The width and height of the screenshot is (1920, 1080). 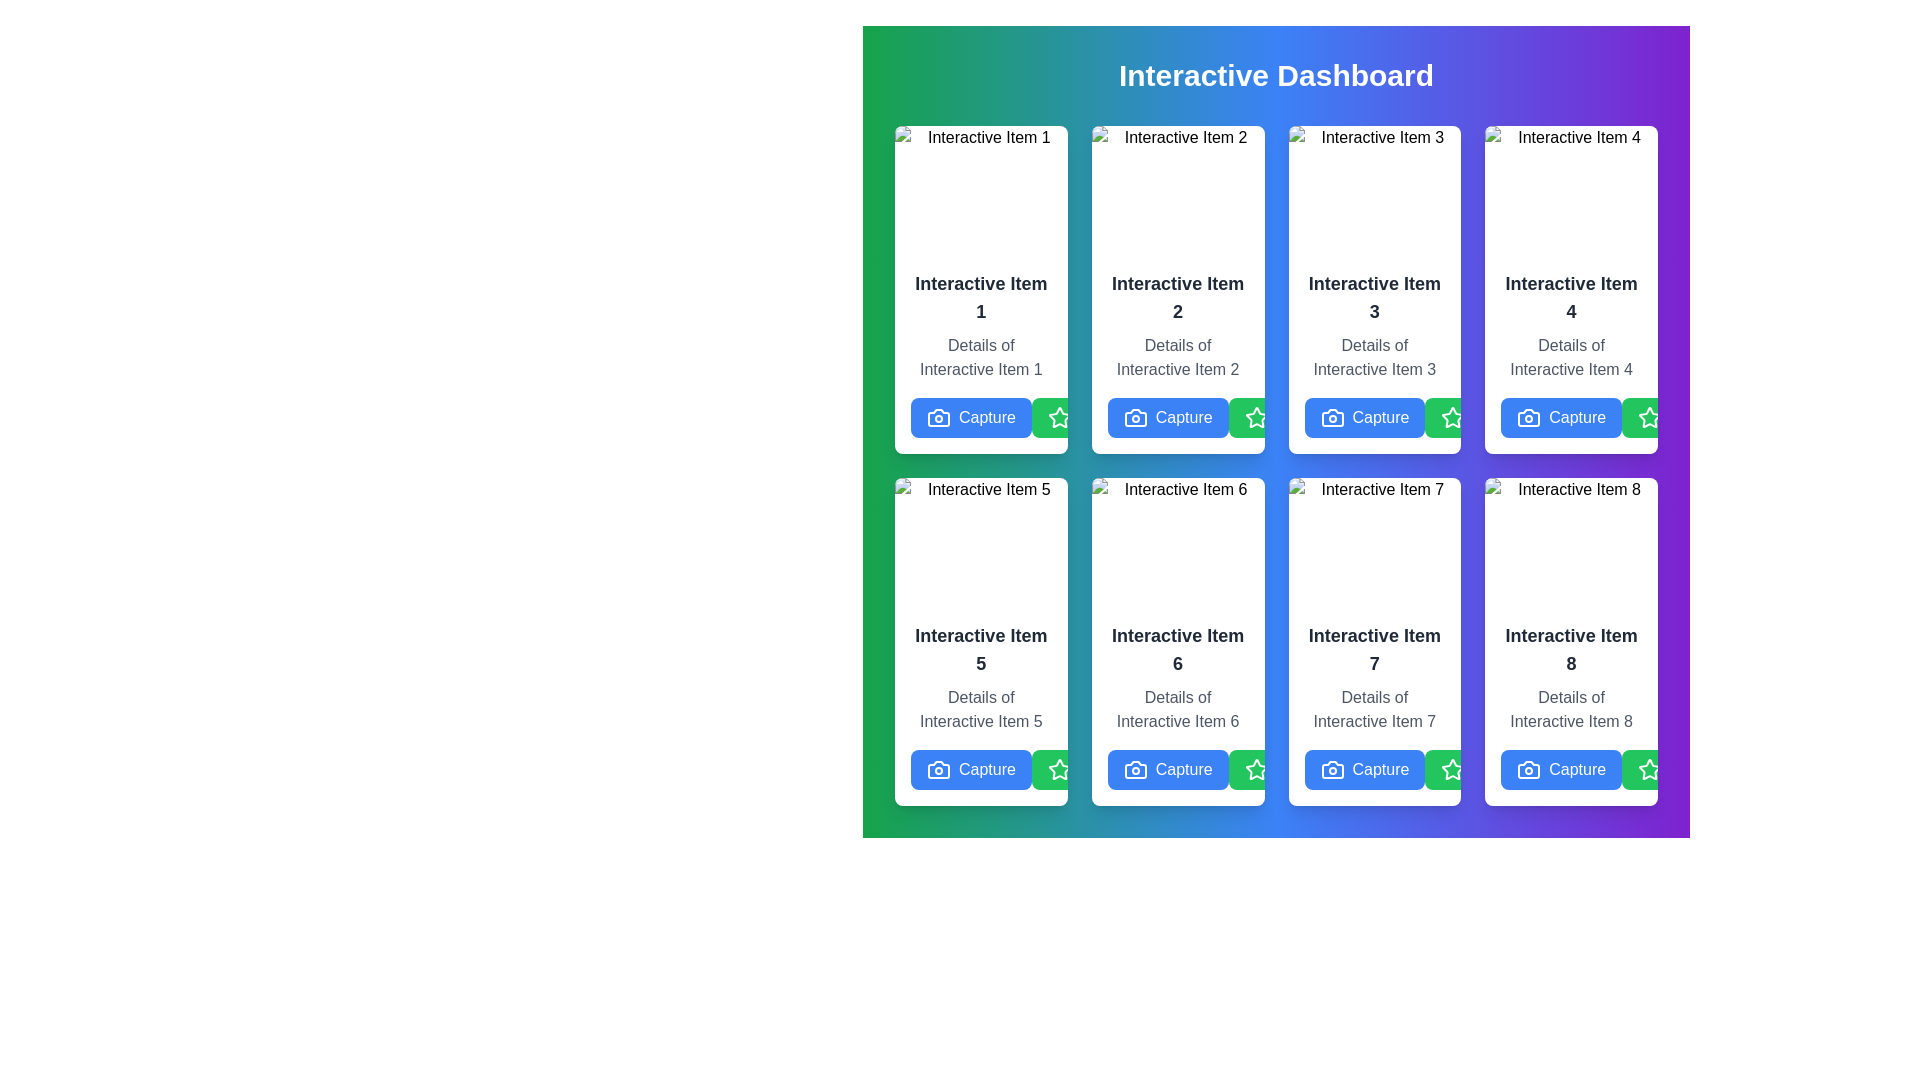 What do you see at coordinates (1570, 297) in the screenshot?
I see `the text label titled 'Interactive Item 4' located in the fourth card of the interactive grid, positioned above the subtitle 'Details of Interactive Item 4'` at bounding box center [1570, 297].